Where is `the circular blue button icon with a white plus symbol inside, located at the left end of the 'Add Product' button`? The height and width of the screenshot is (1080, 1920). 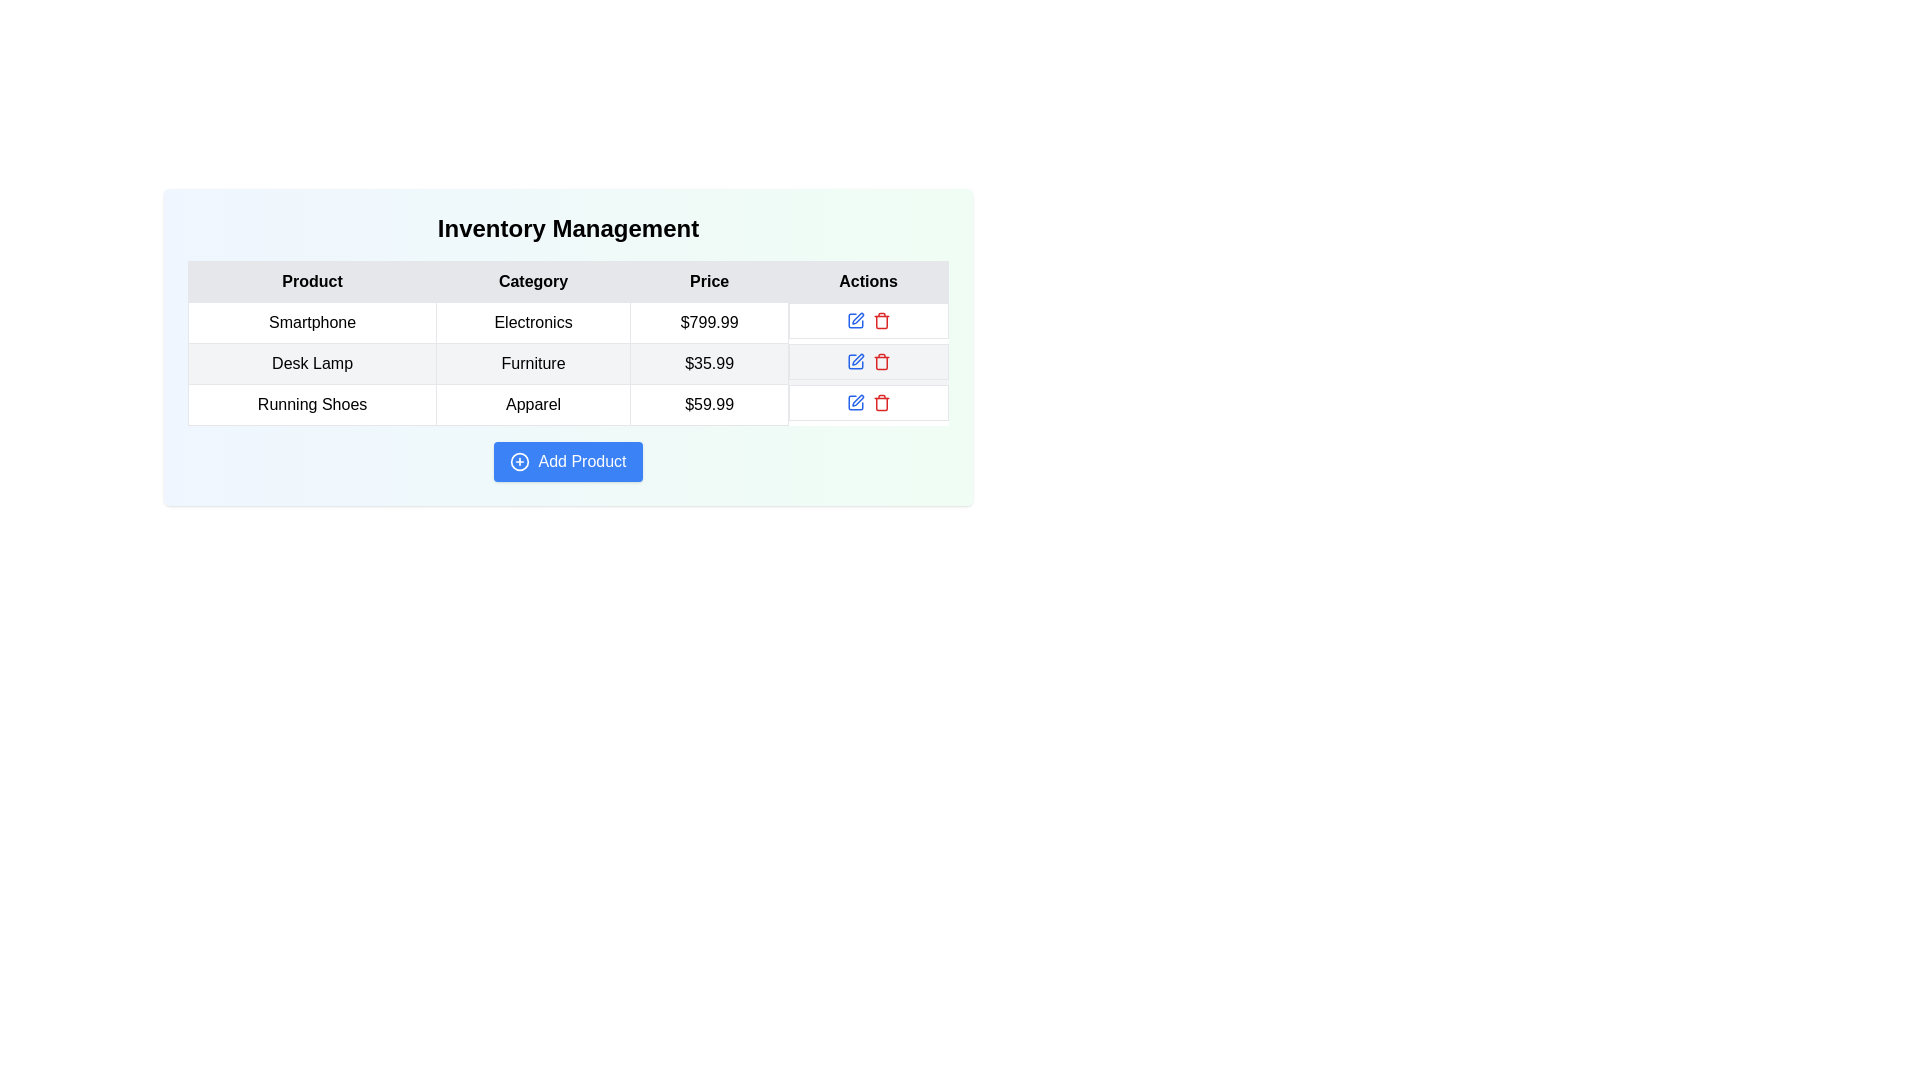 the circular blue button icon with a white plus symbol inside, located at the left end of the 'Add Product' button is located at coordinates (520, 462).